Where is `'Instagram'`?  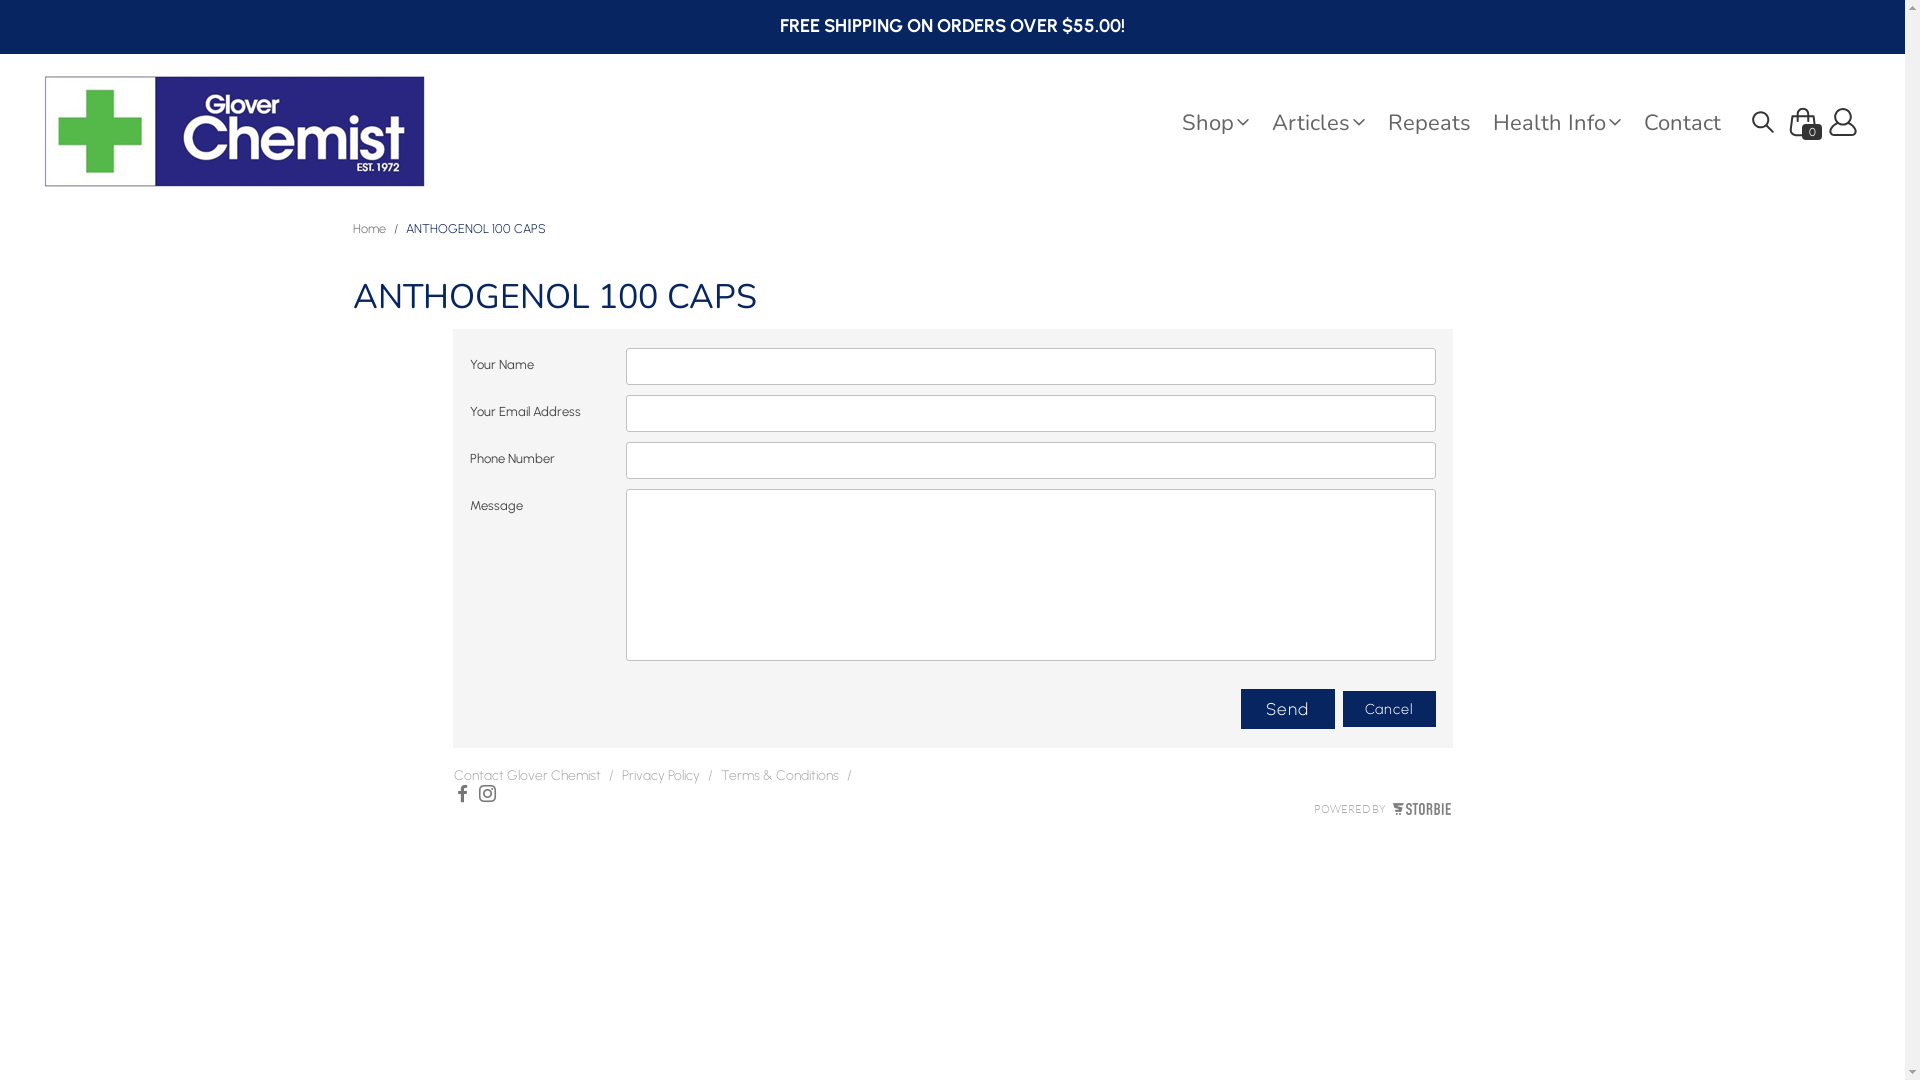 'Instagram' is located at coordinates (487, 797).